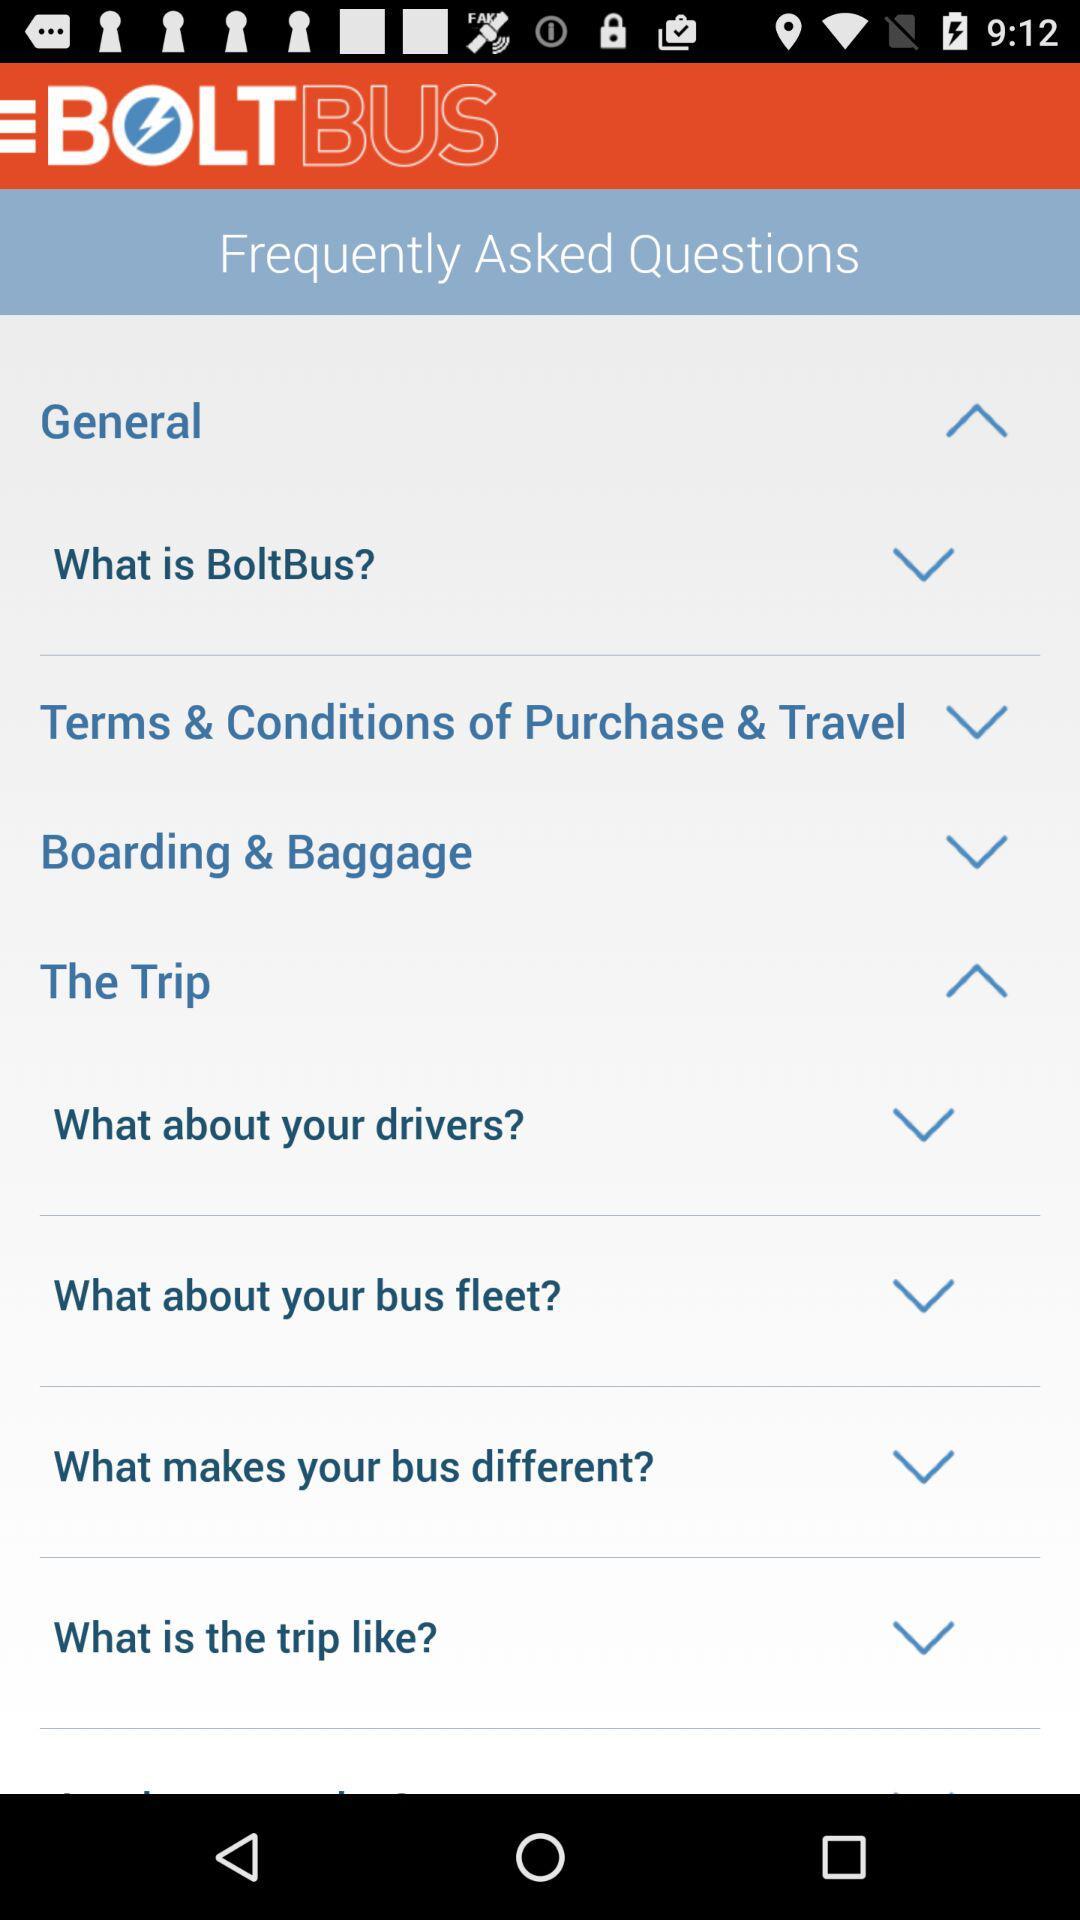  I want to click on what about your drivers, so click(540, 1123).